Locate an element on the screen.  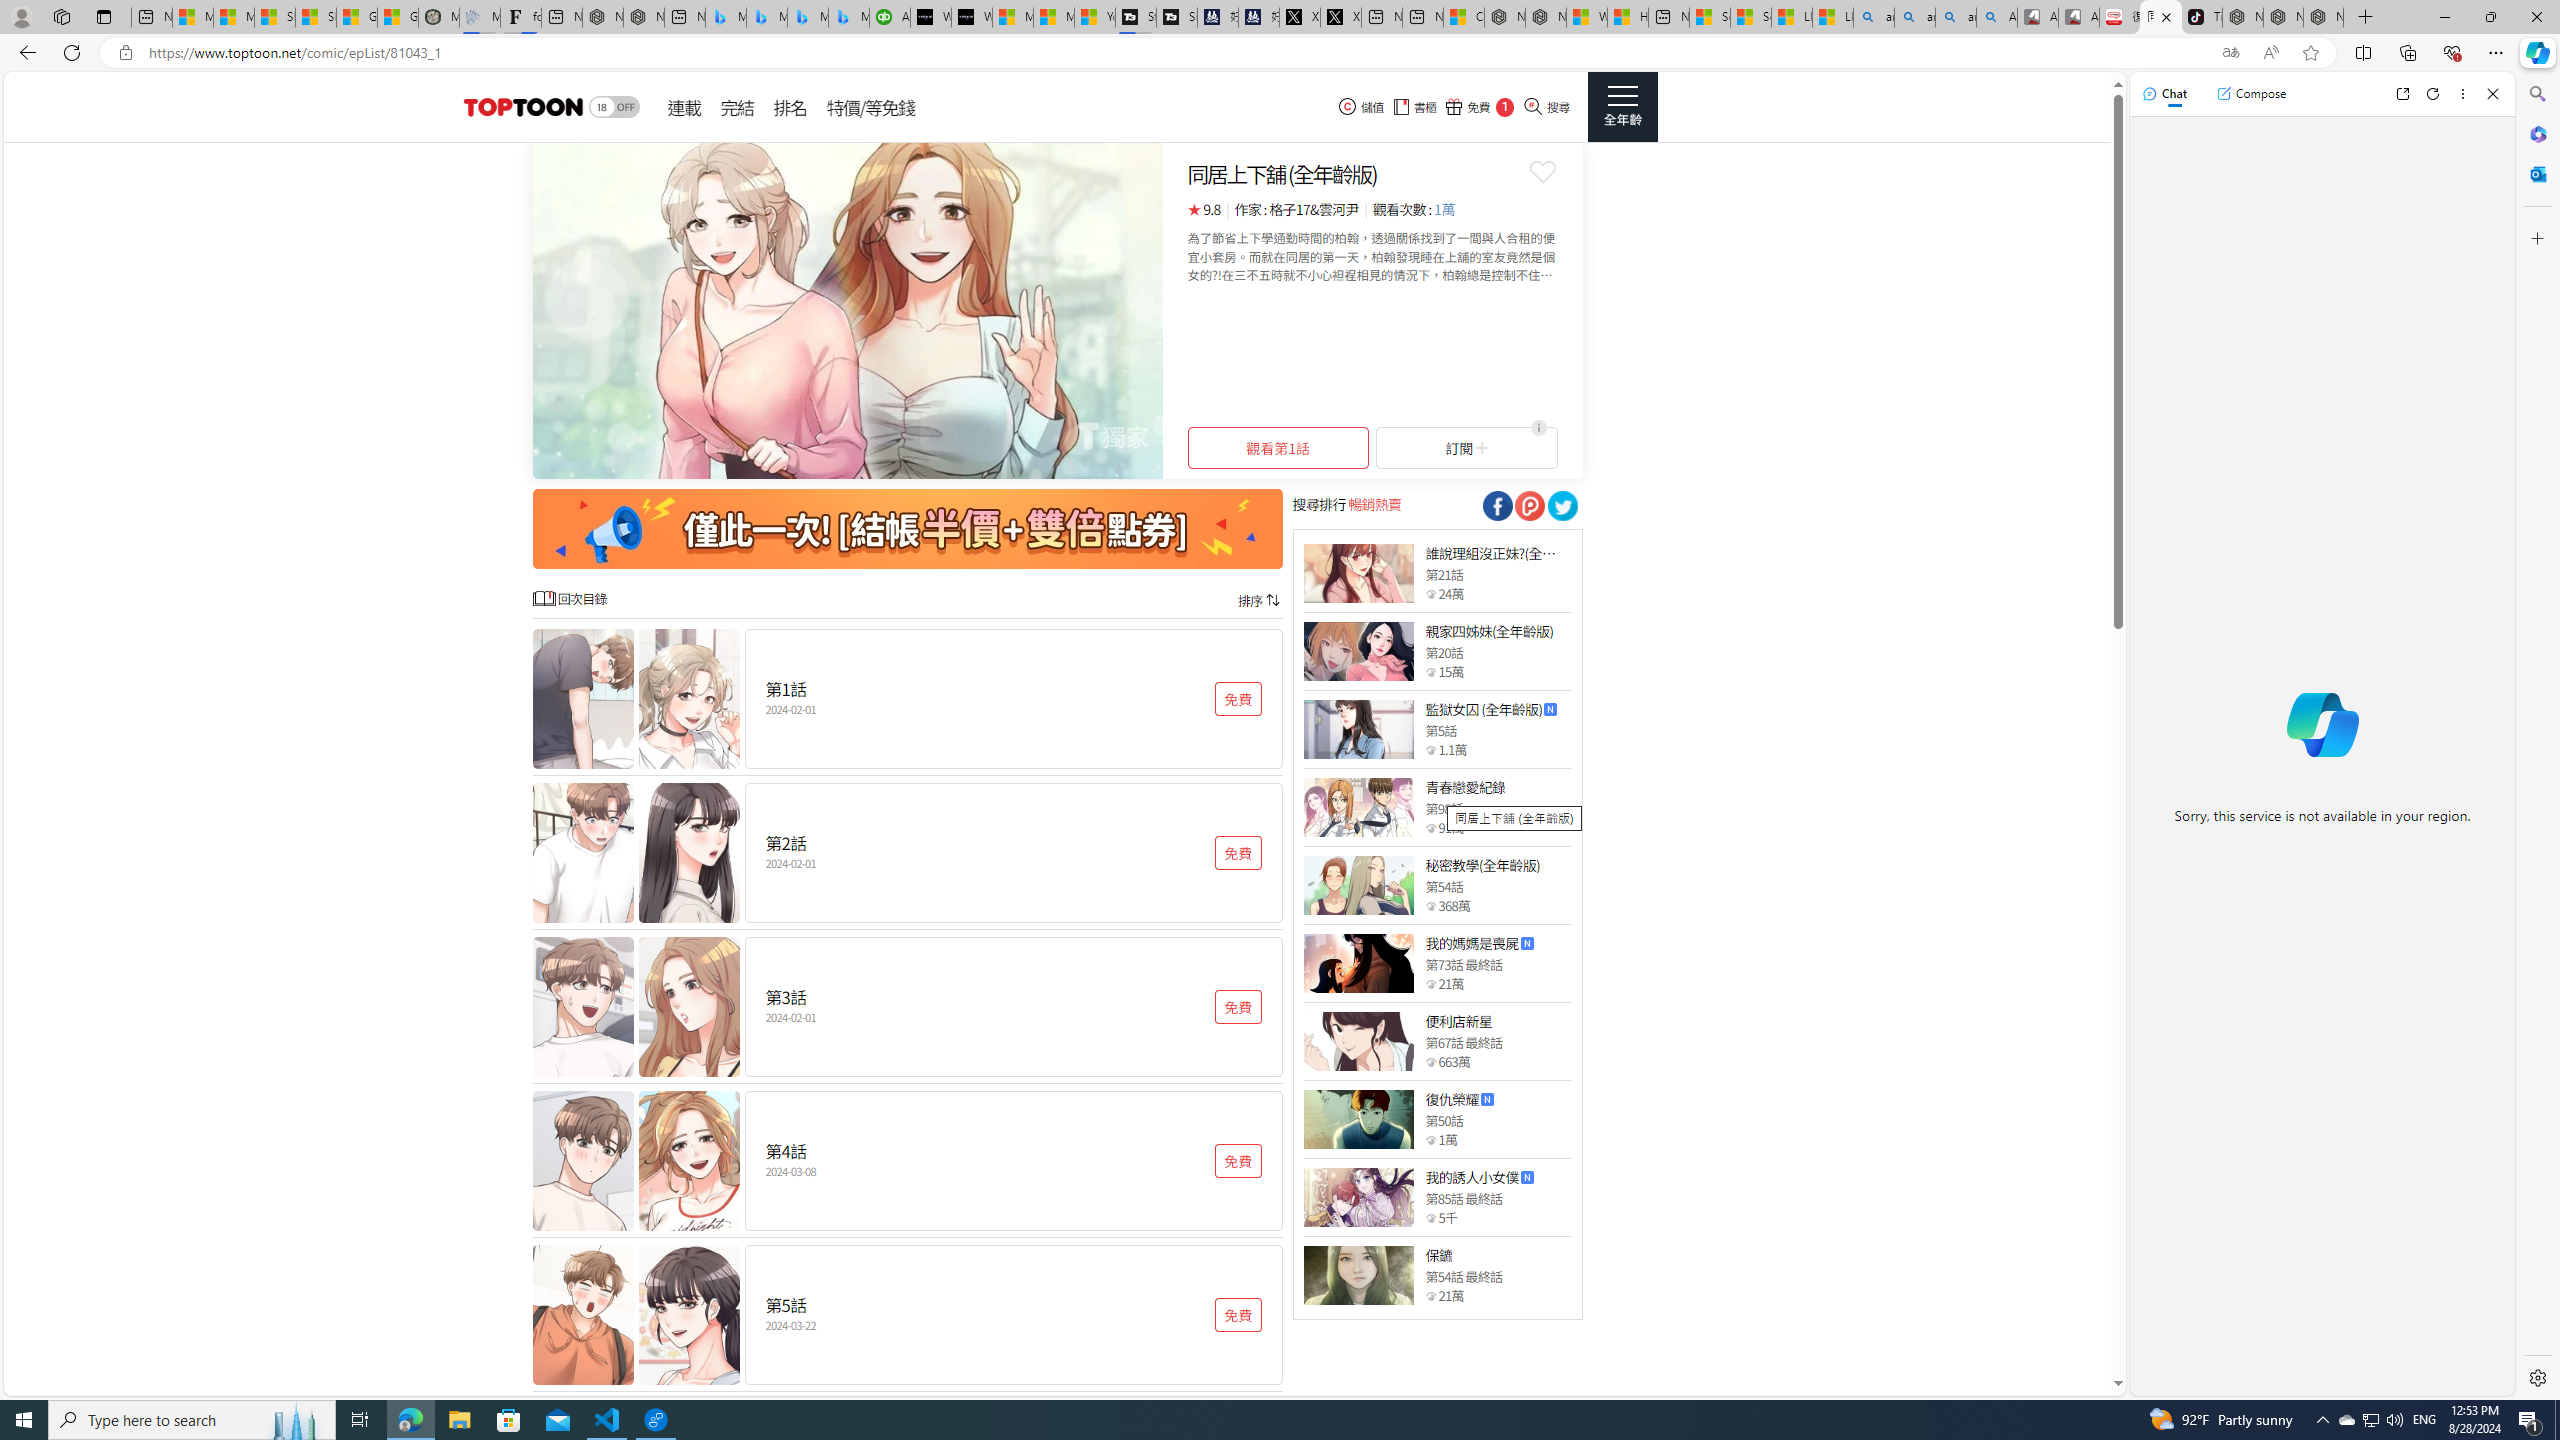
'Nordace - Siena Pro 15 Essential Set' is located at coordinates (2323, 16).